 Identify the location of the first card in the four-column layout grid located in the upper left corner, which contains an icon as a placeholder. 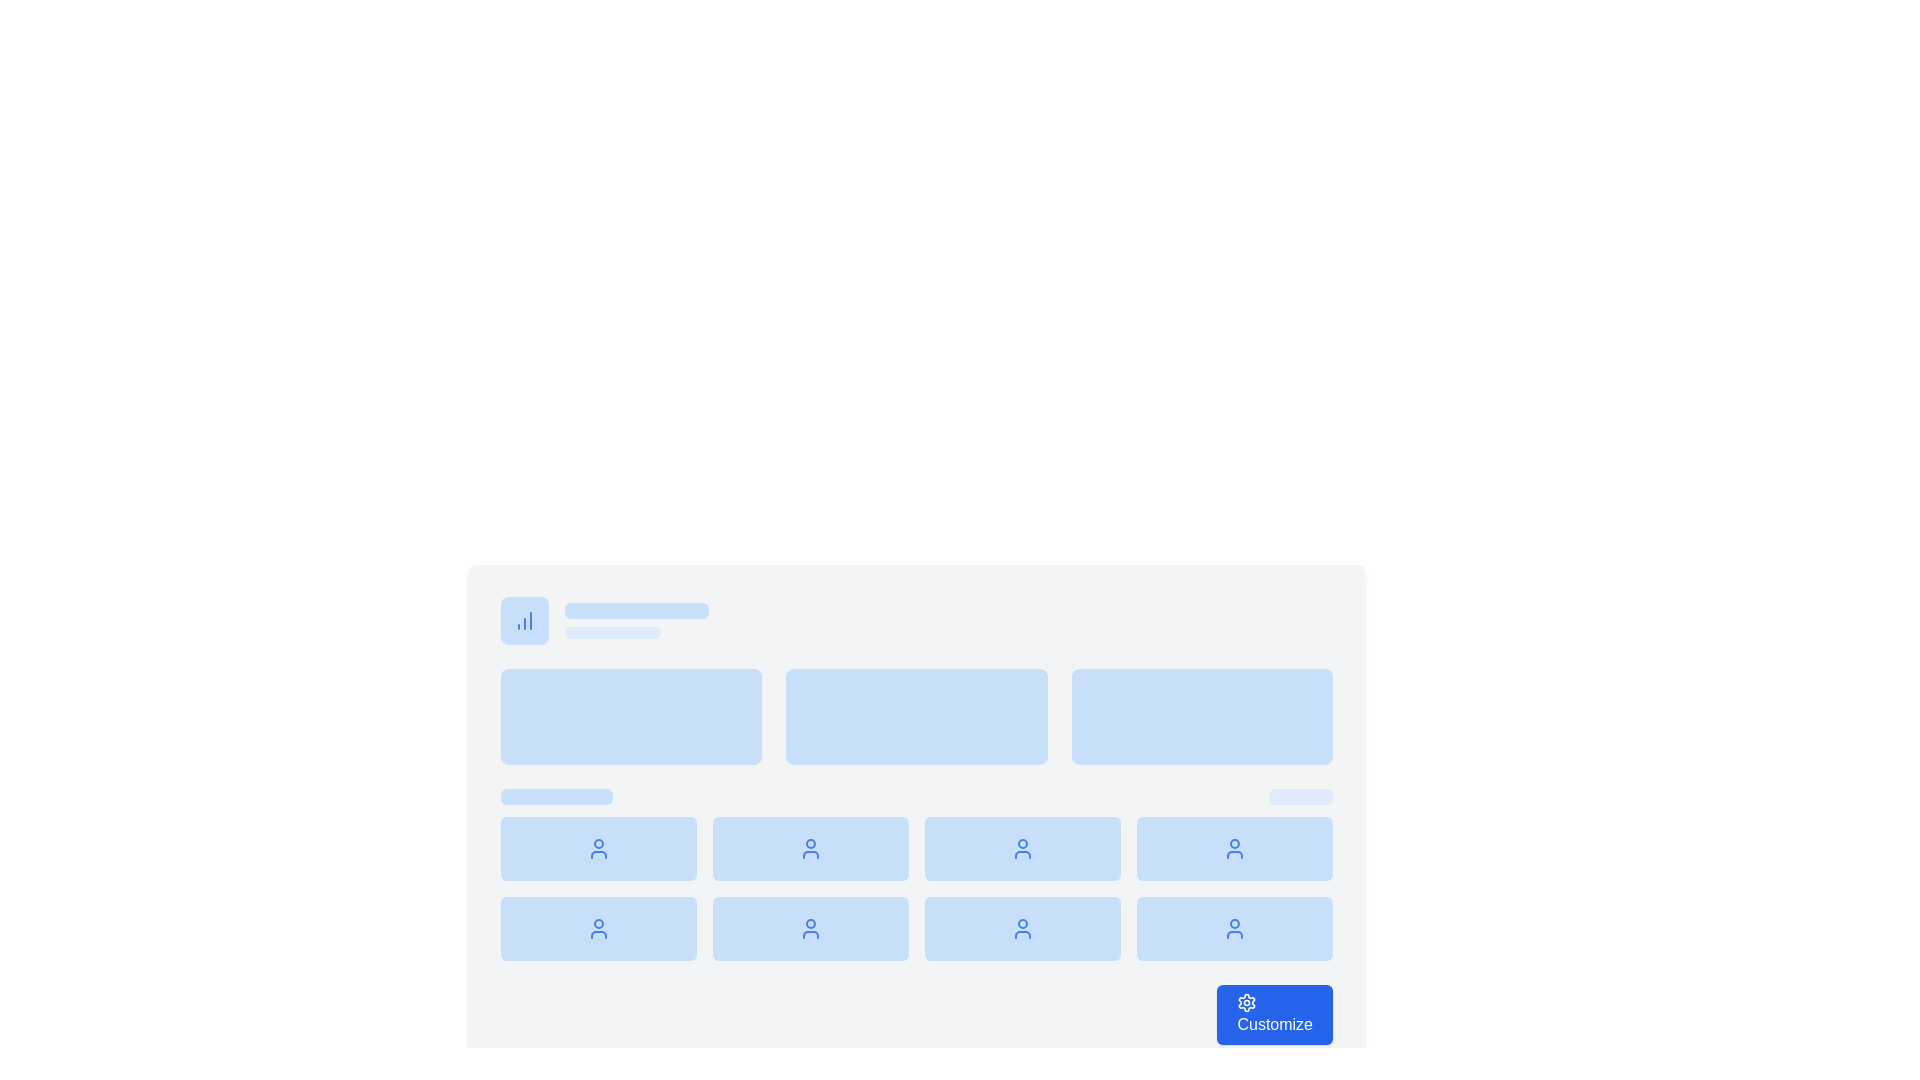
(598, 848).